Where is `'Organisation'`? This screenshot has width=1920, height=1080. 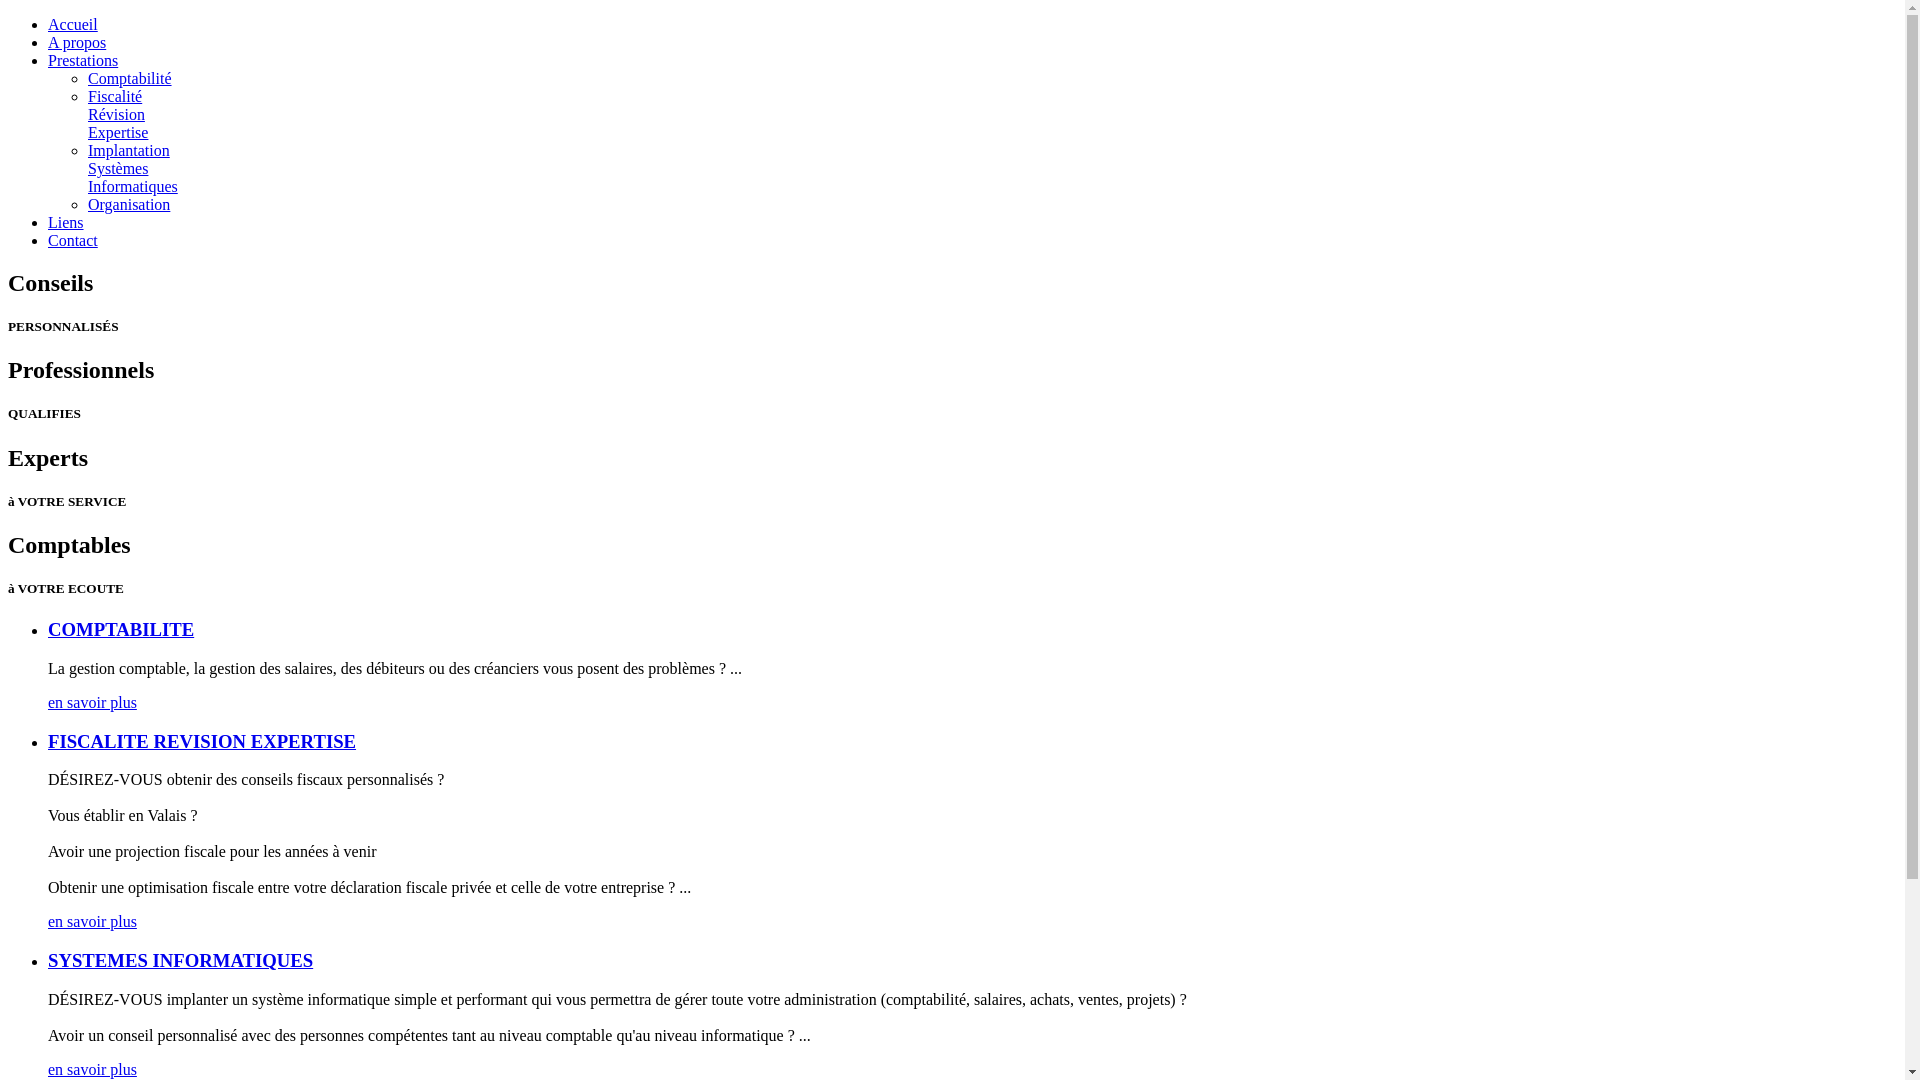
'Organisation' is located at coordinates (128, 204).